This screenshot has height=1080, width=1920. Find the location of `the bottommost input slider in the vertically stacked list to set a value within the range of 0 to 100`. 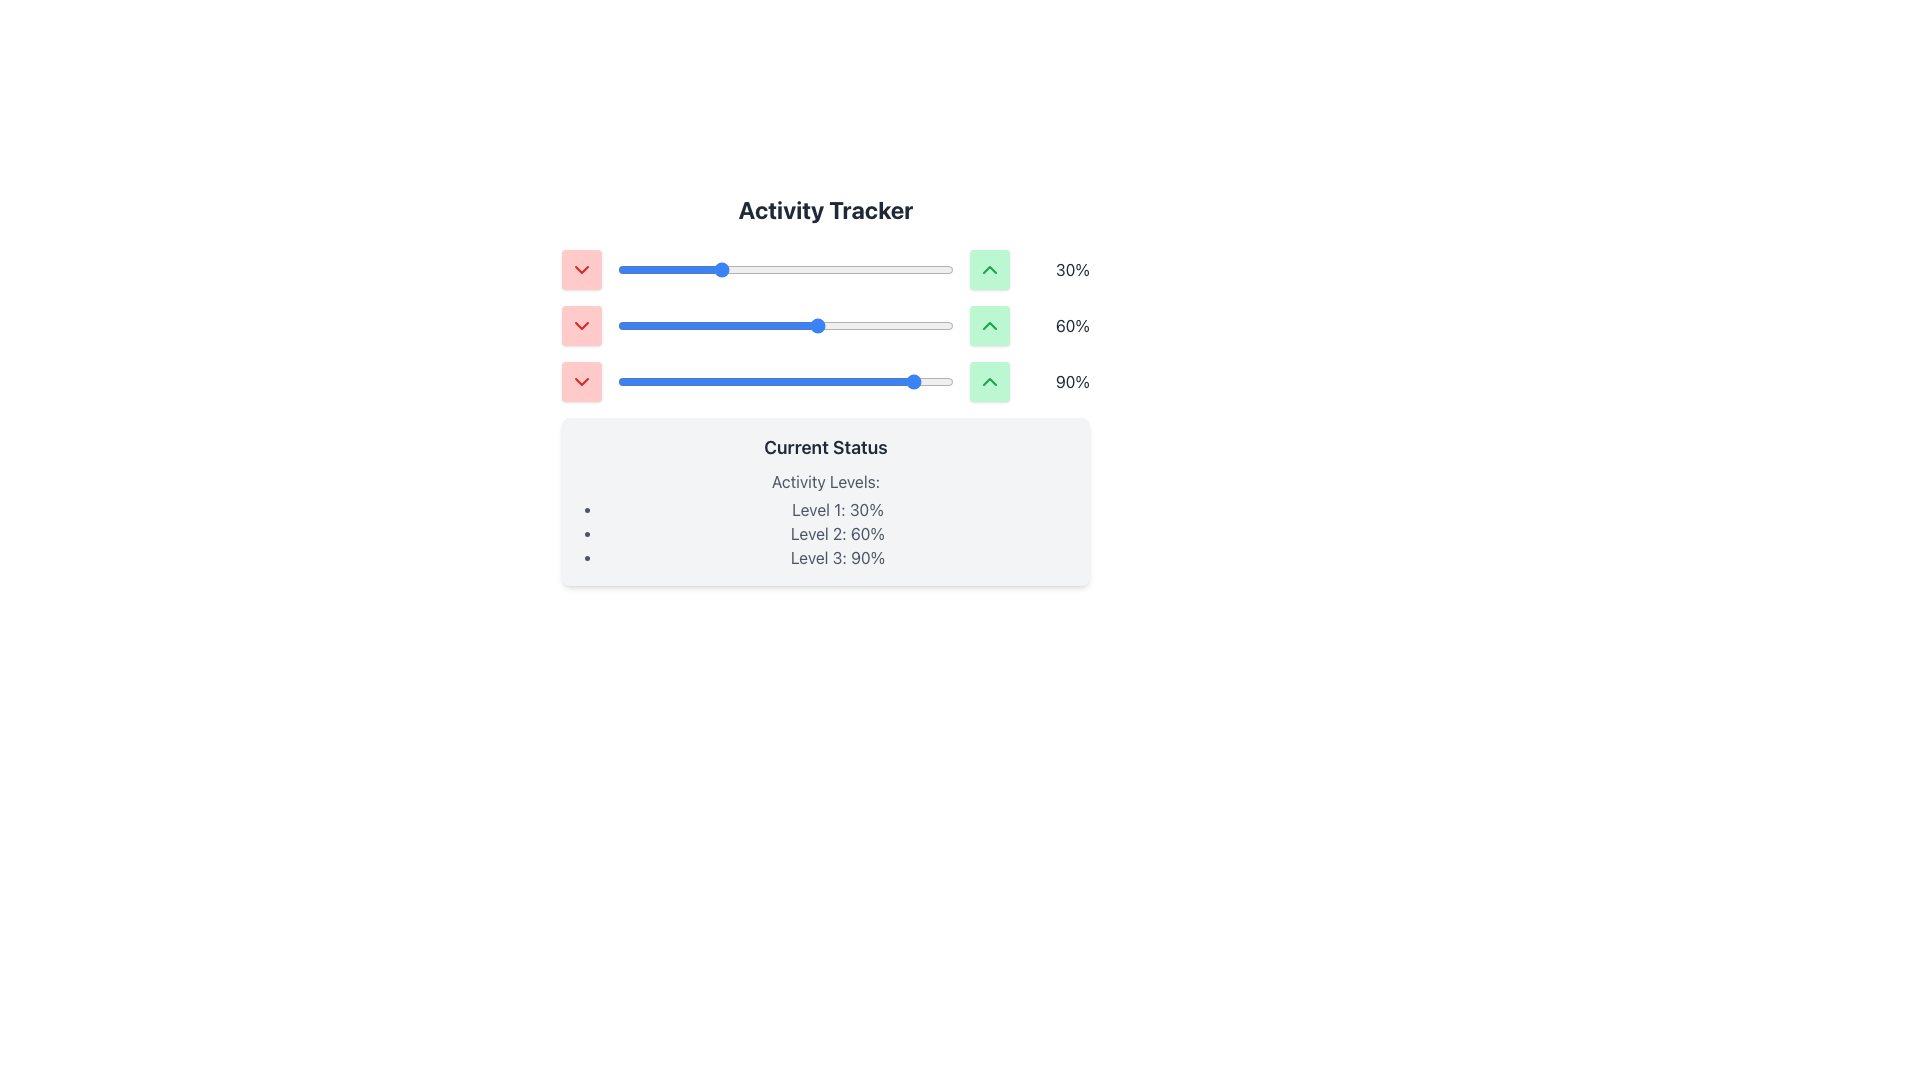

the bottommost input slider in the vertically stacked list to set a value within the range of 0 to 100 is located at coordinates (785, 381).